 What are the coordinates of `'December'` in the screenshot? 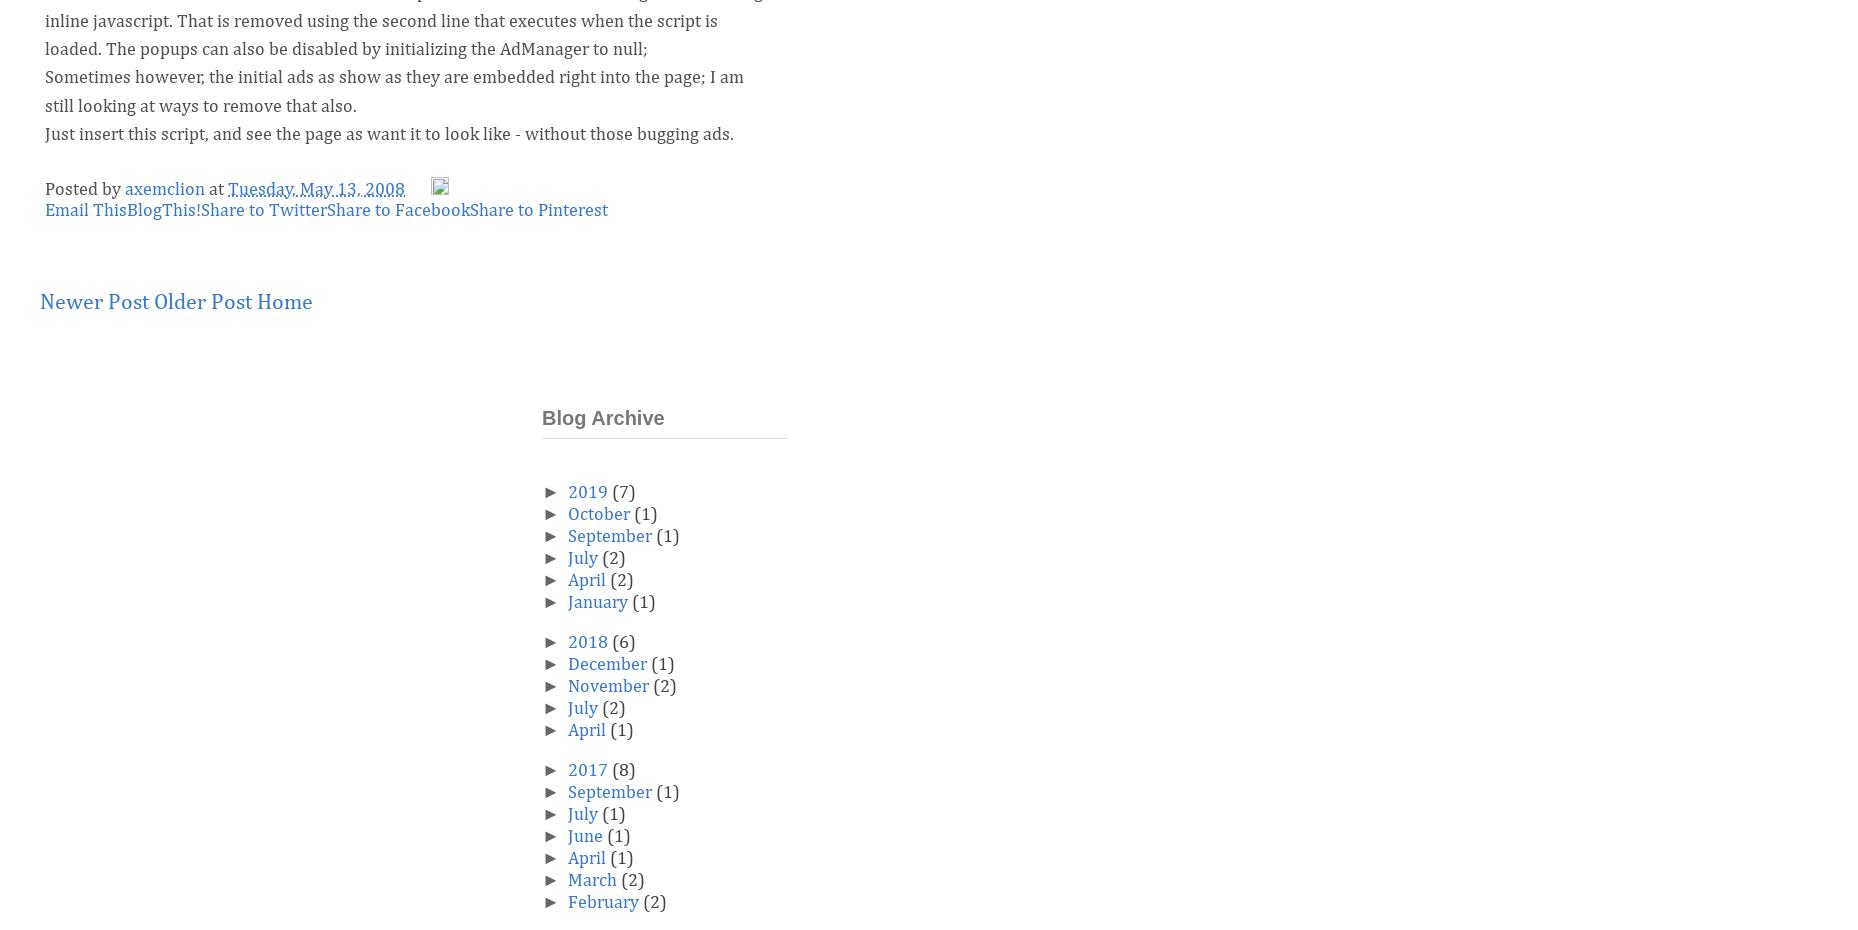 It's located at (607, 664).